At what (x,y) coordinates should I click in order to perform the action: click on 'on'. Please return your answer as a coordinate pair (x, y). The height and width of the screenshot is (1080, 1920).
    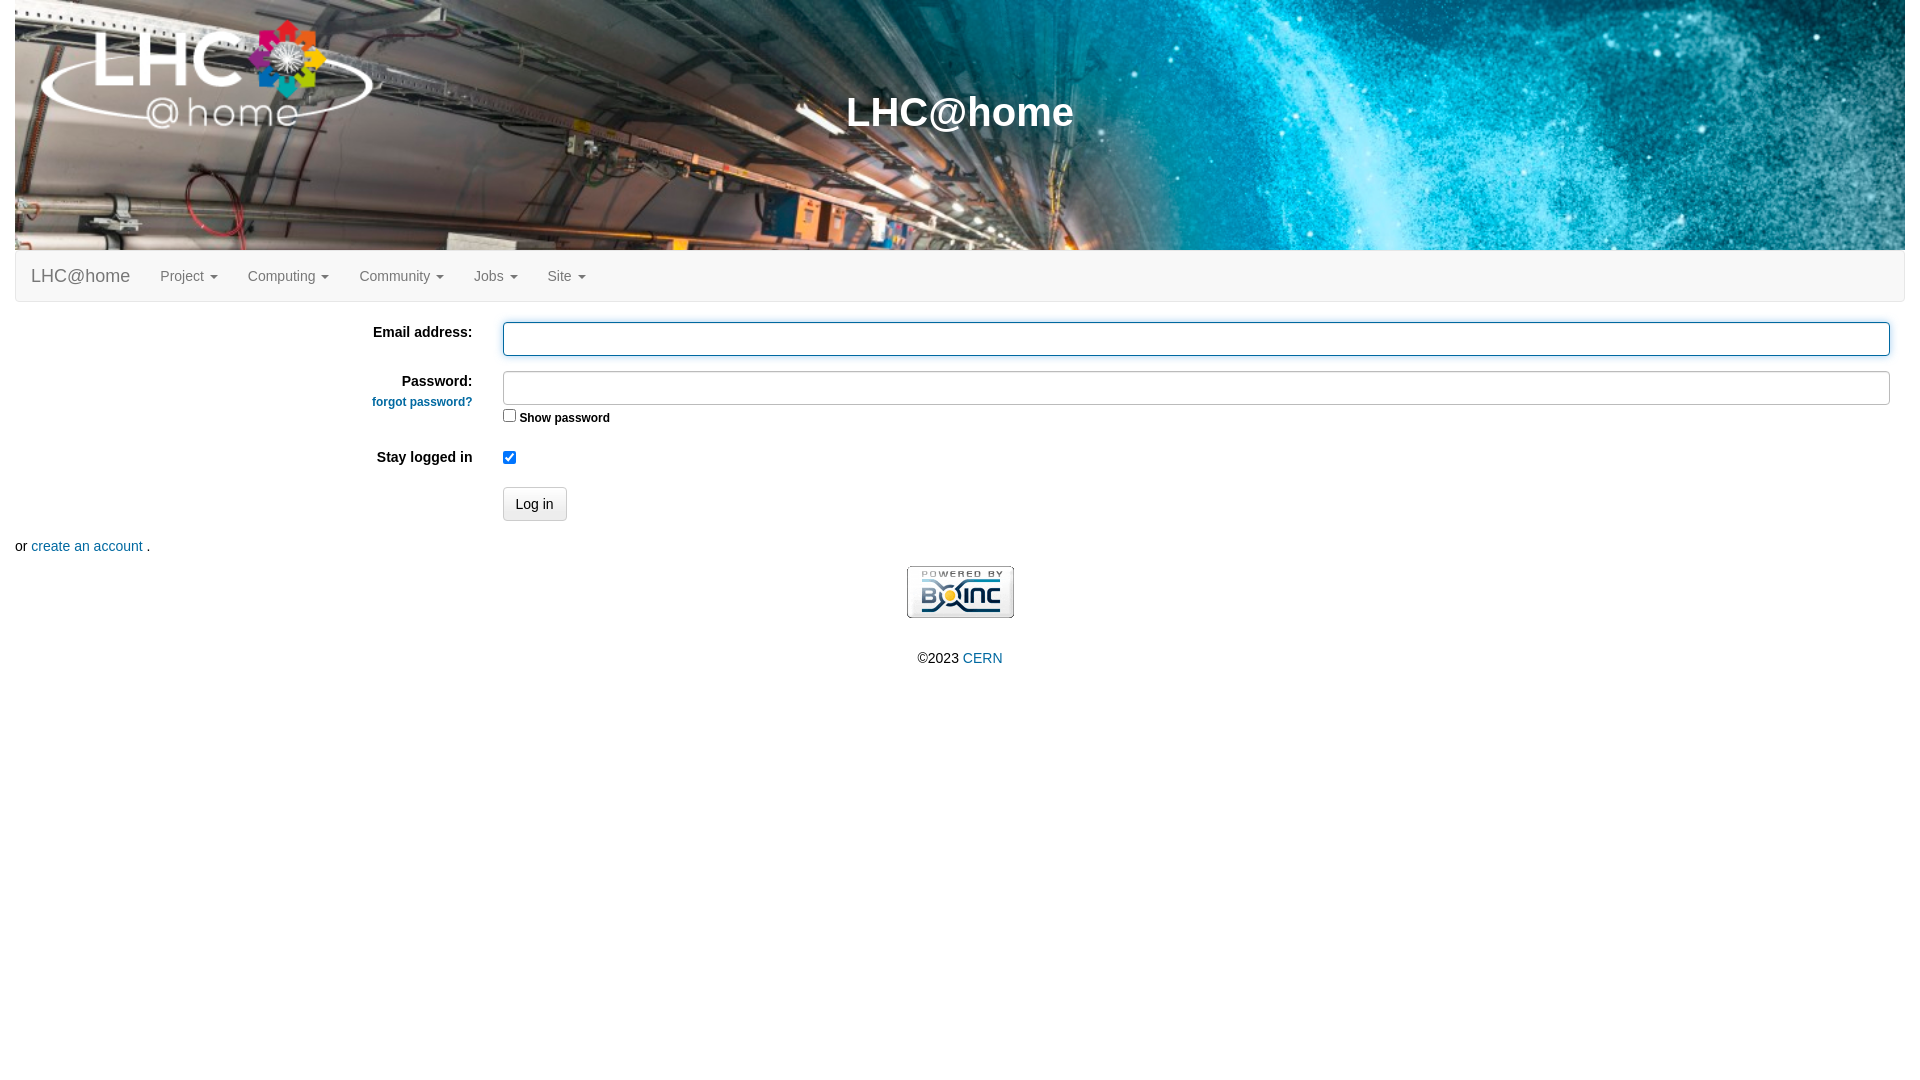
    Looking at the image, I should click on (508, 414).